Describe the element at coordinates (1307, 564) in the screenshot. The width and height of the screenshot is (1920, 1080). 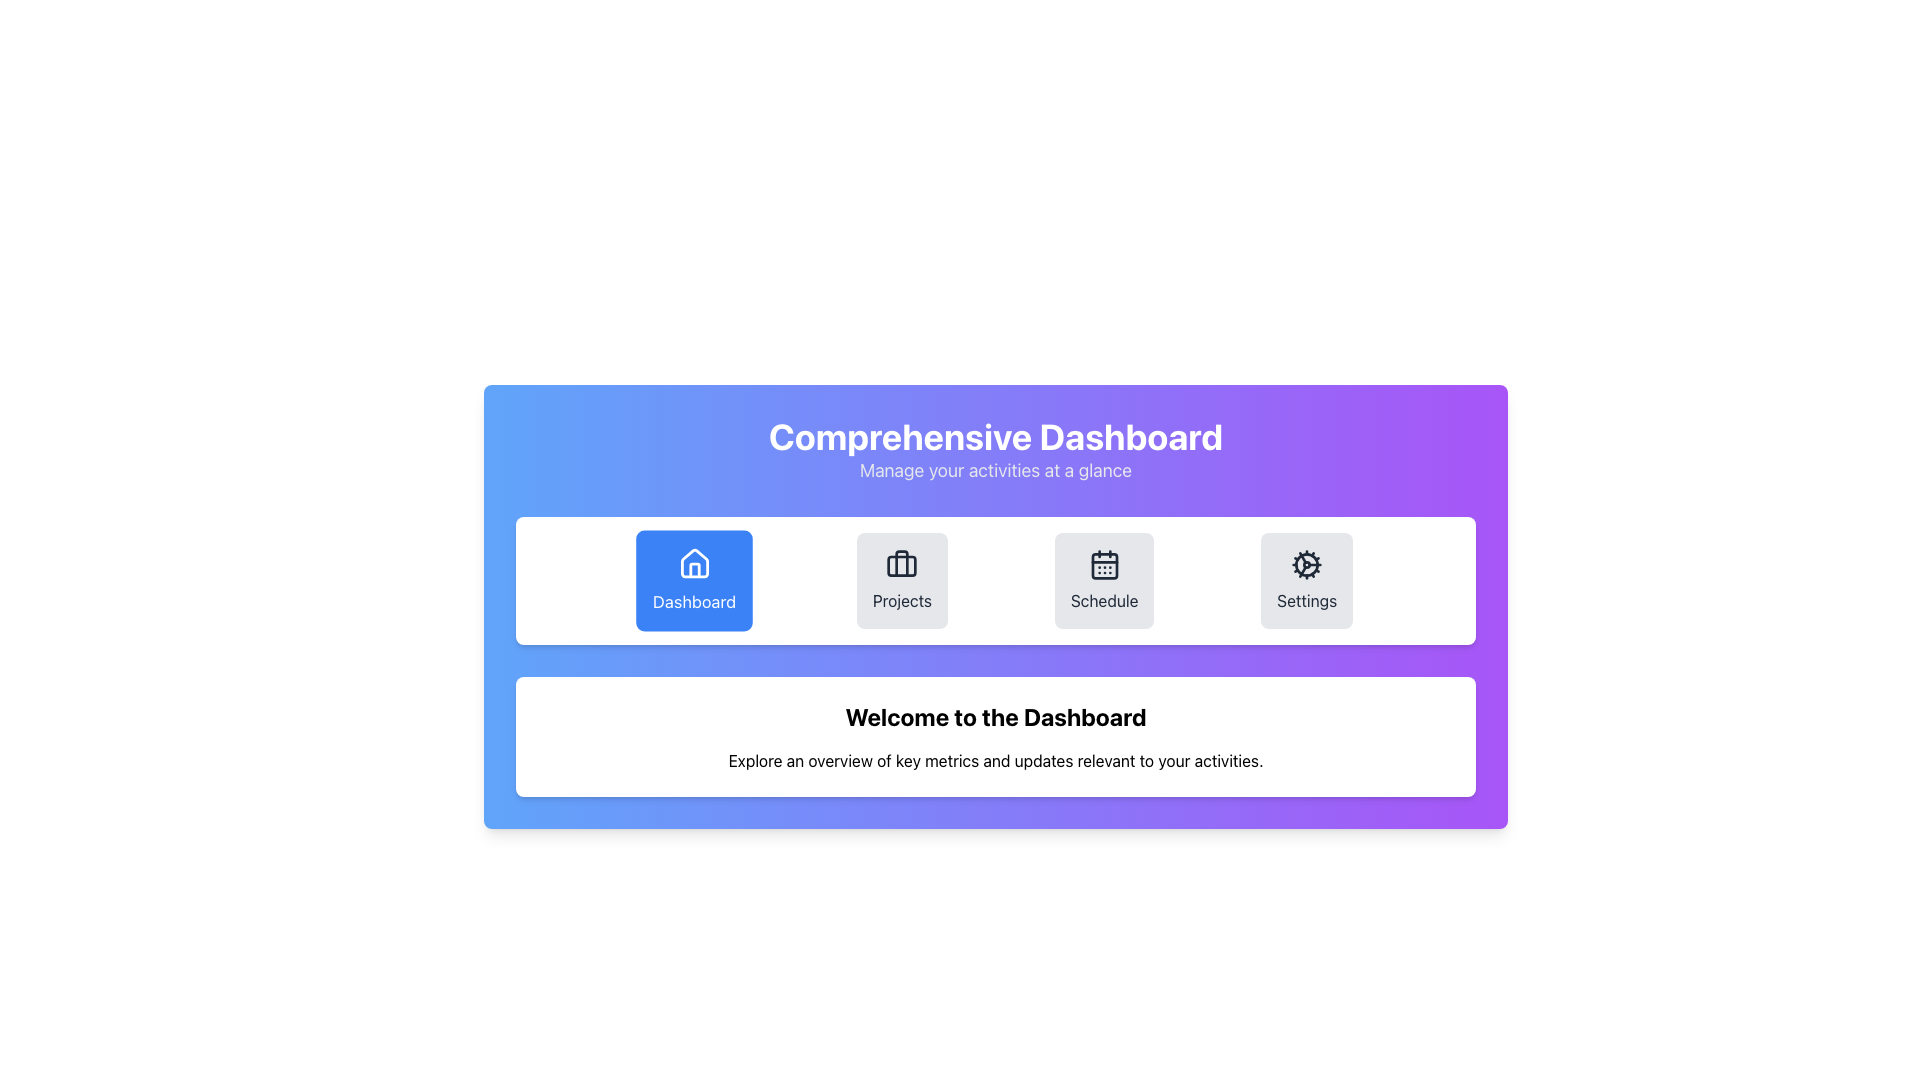
I see `the cog-shaped 'Settings' icon located at the top right of the primary navigation section` at that location.